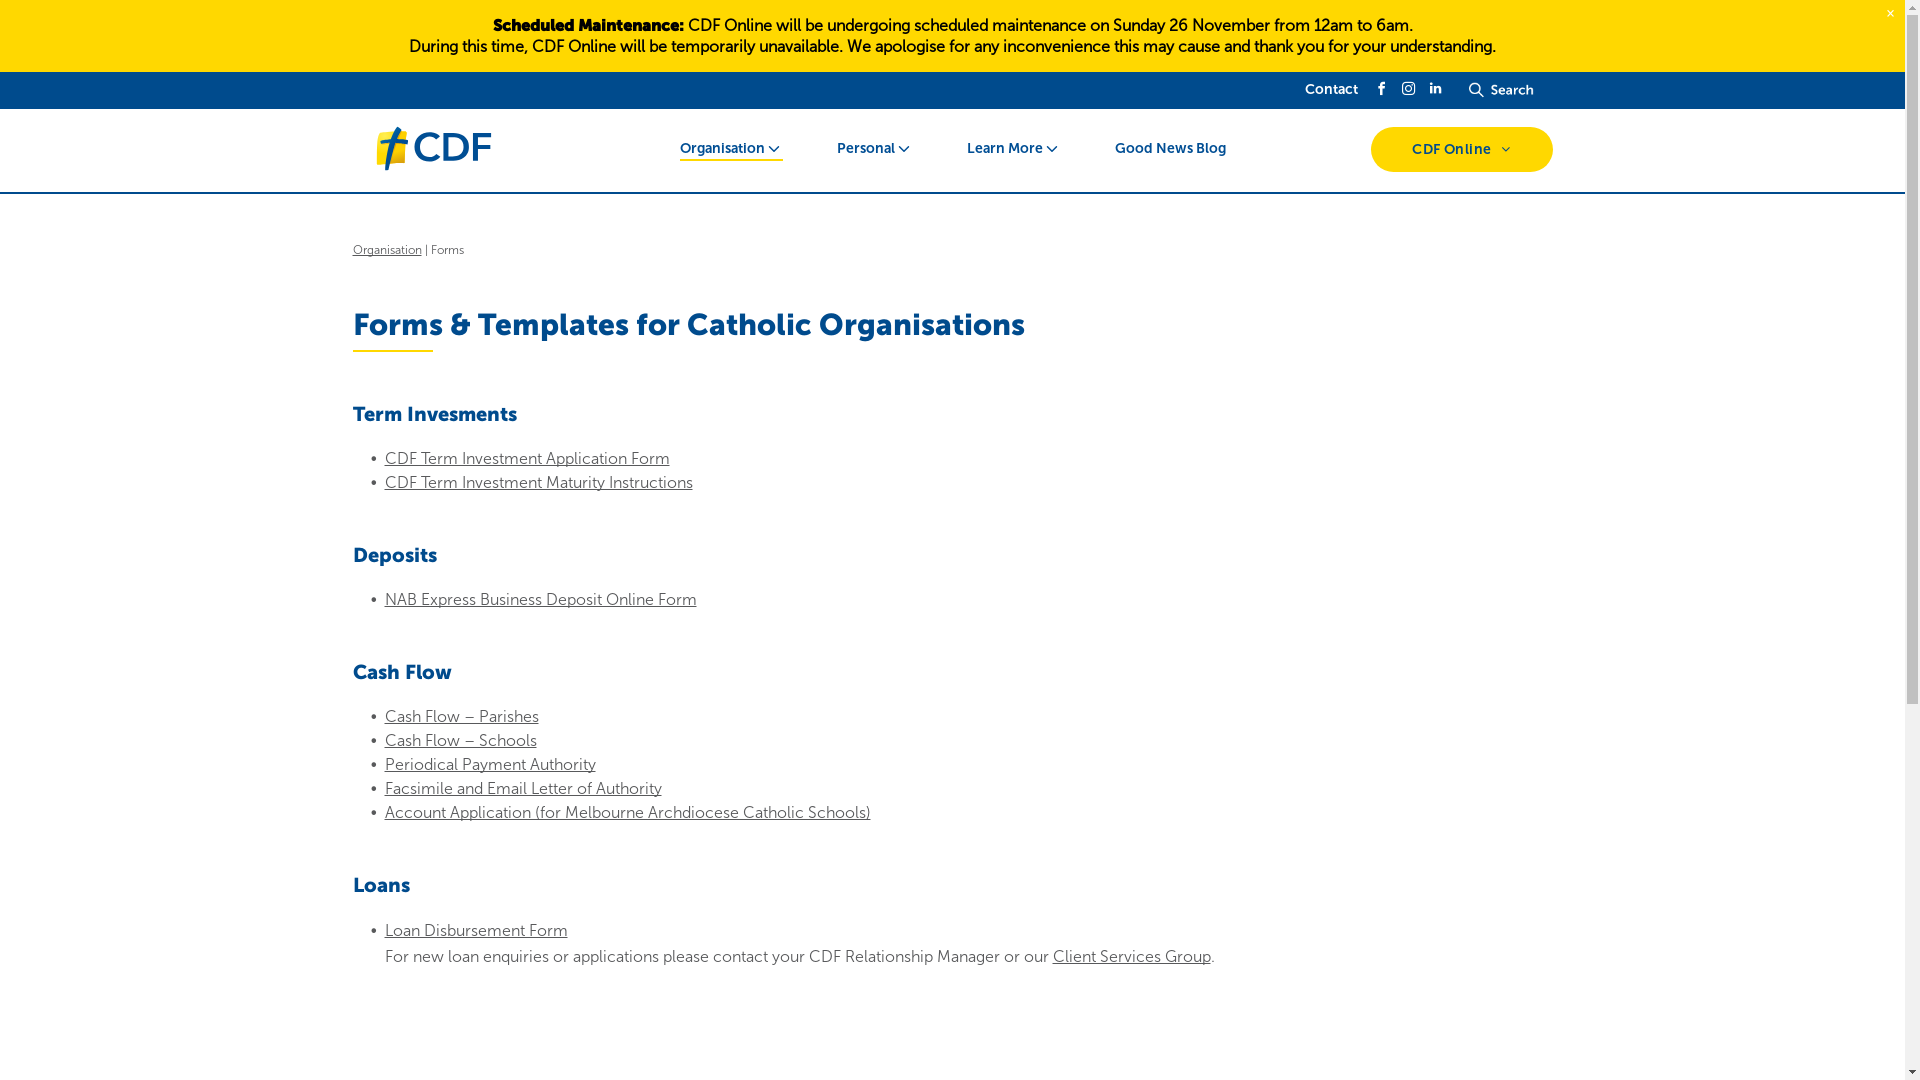 Image resolution: width=1920 pixels, height=1080 pixels. I want to click on 'Facsimile and Email Letter of Authority', so click(522, 787).